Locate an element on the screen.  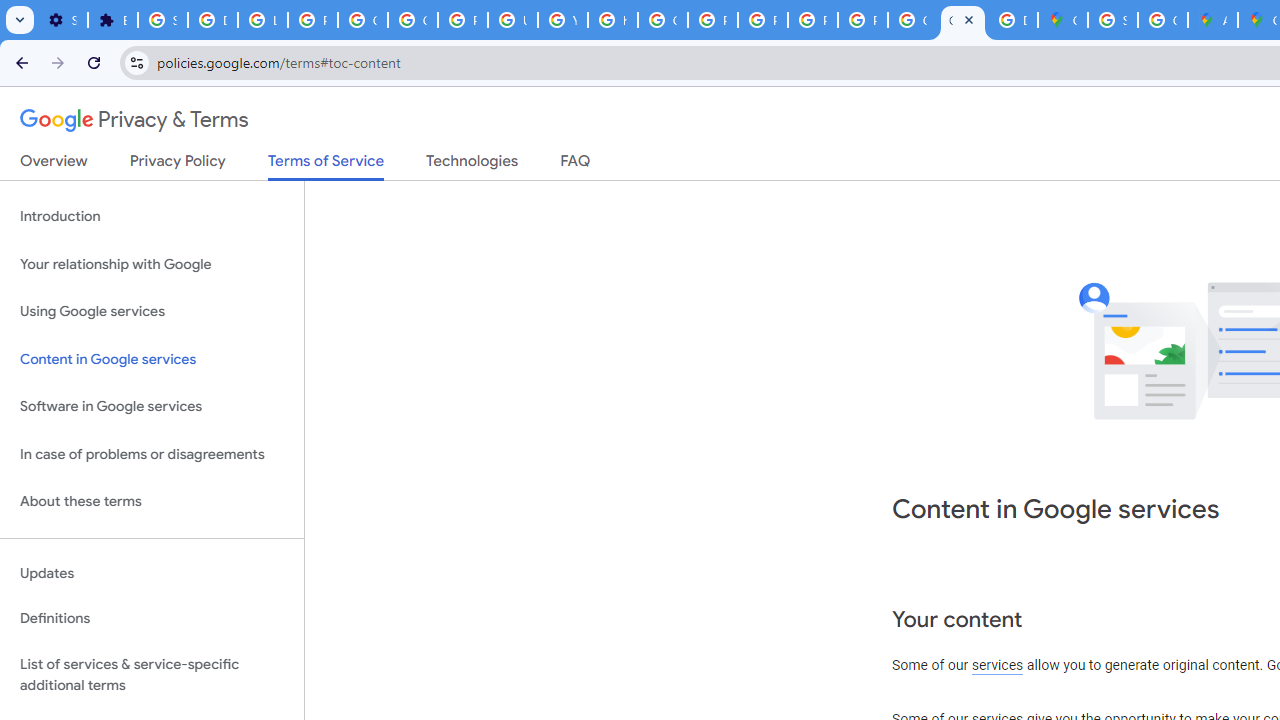
'Settings - On startup' is located at coordinates (62, 20).